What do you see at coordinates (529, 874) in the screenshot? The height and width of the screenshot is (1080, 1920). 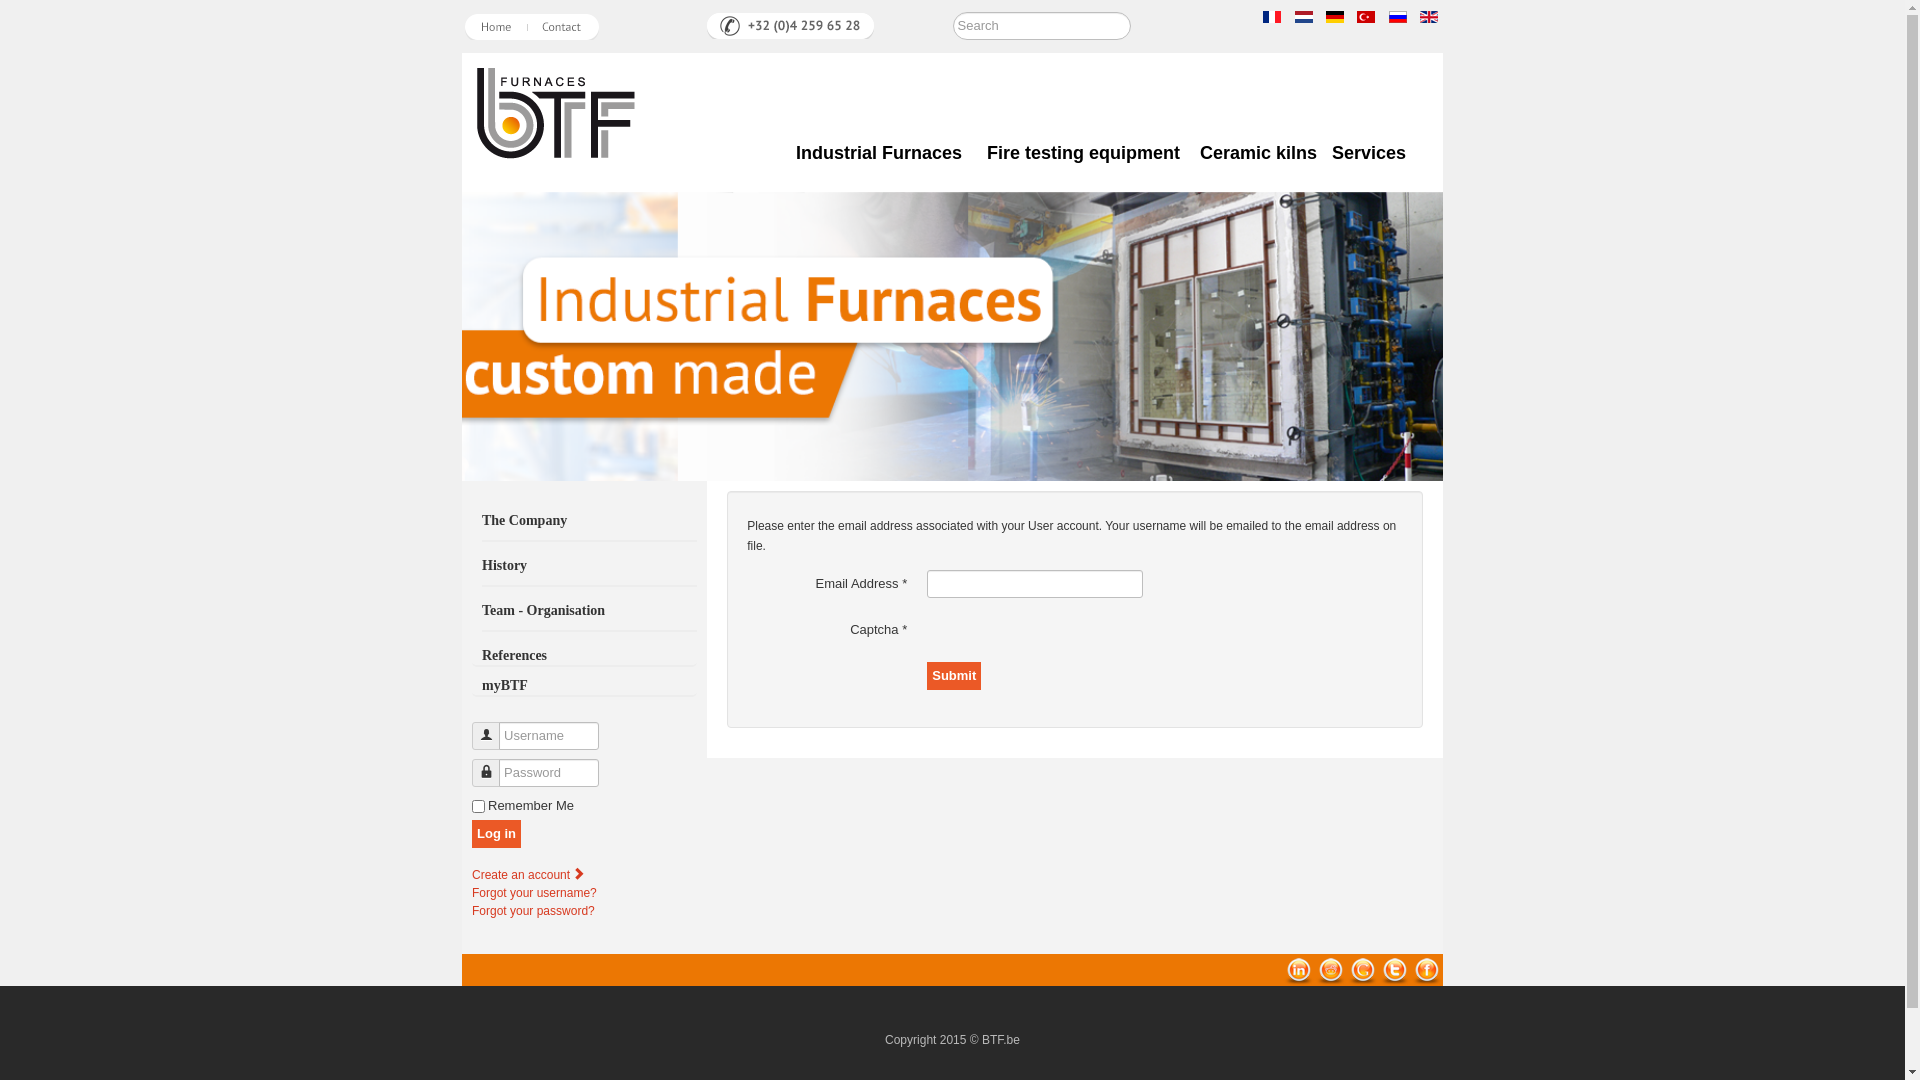 I see `'Create an account'` at bounding box center [529, 874].